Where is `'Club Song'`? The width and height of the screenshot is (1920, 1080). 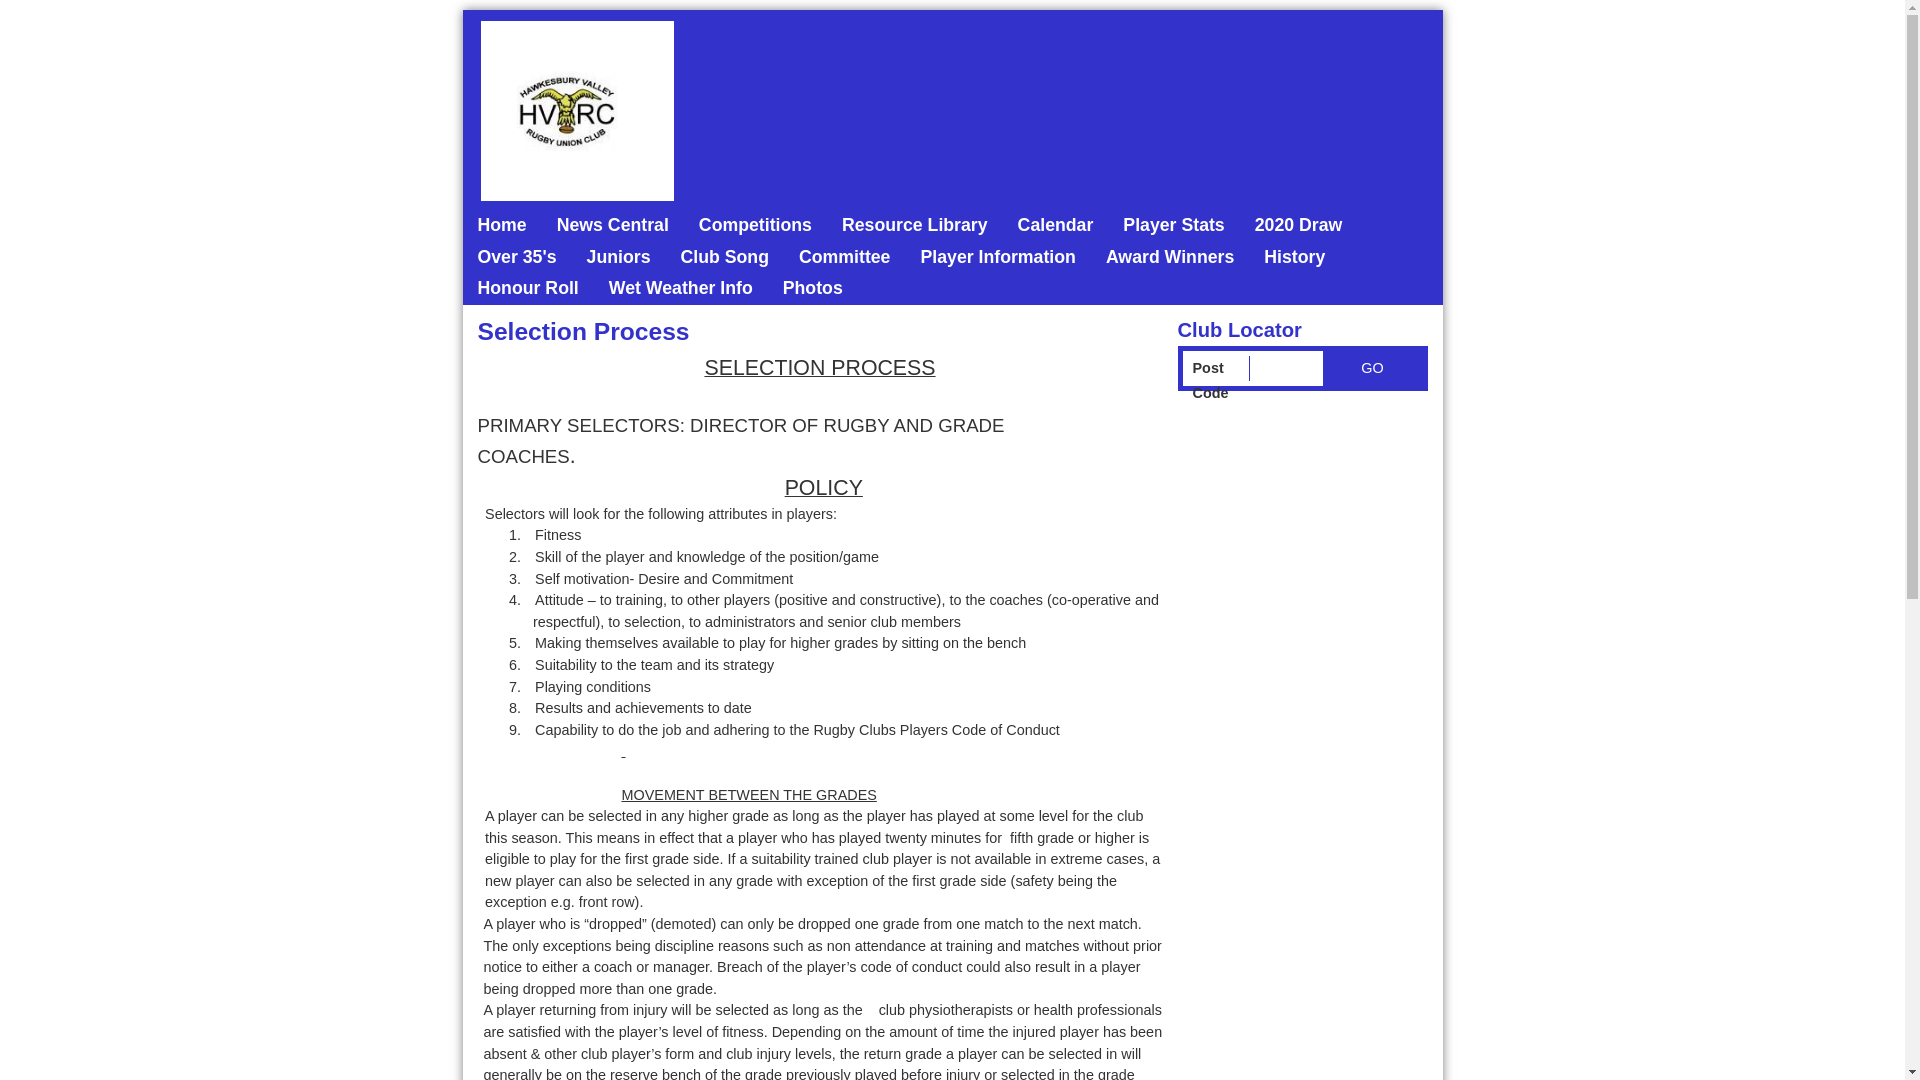 'Club Song' is located at coordinates (723, 257).